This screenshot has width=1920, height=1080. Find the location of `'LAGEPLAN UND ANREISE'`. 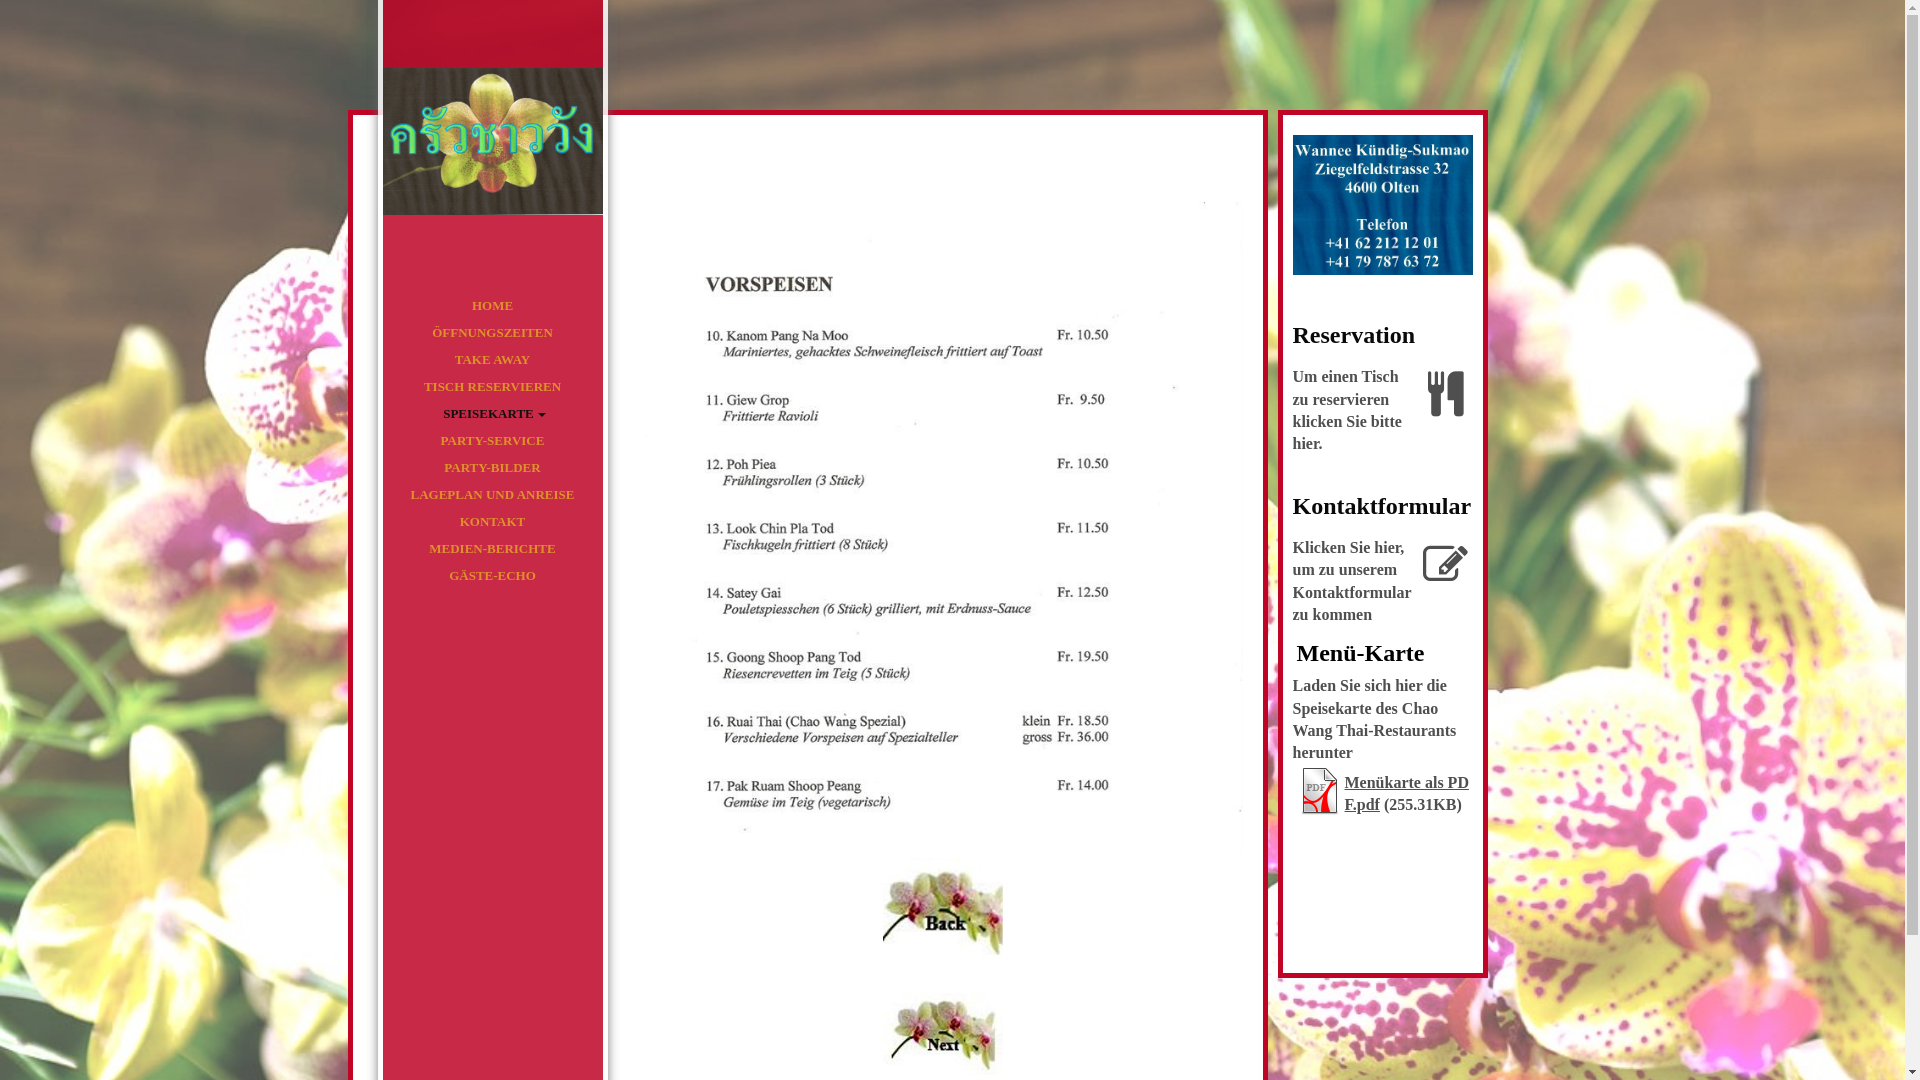

'LAGEPLAN UND ANREISE' is located at coordinates (491, 494).